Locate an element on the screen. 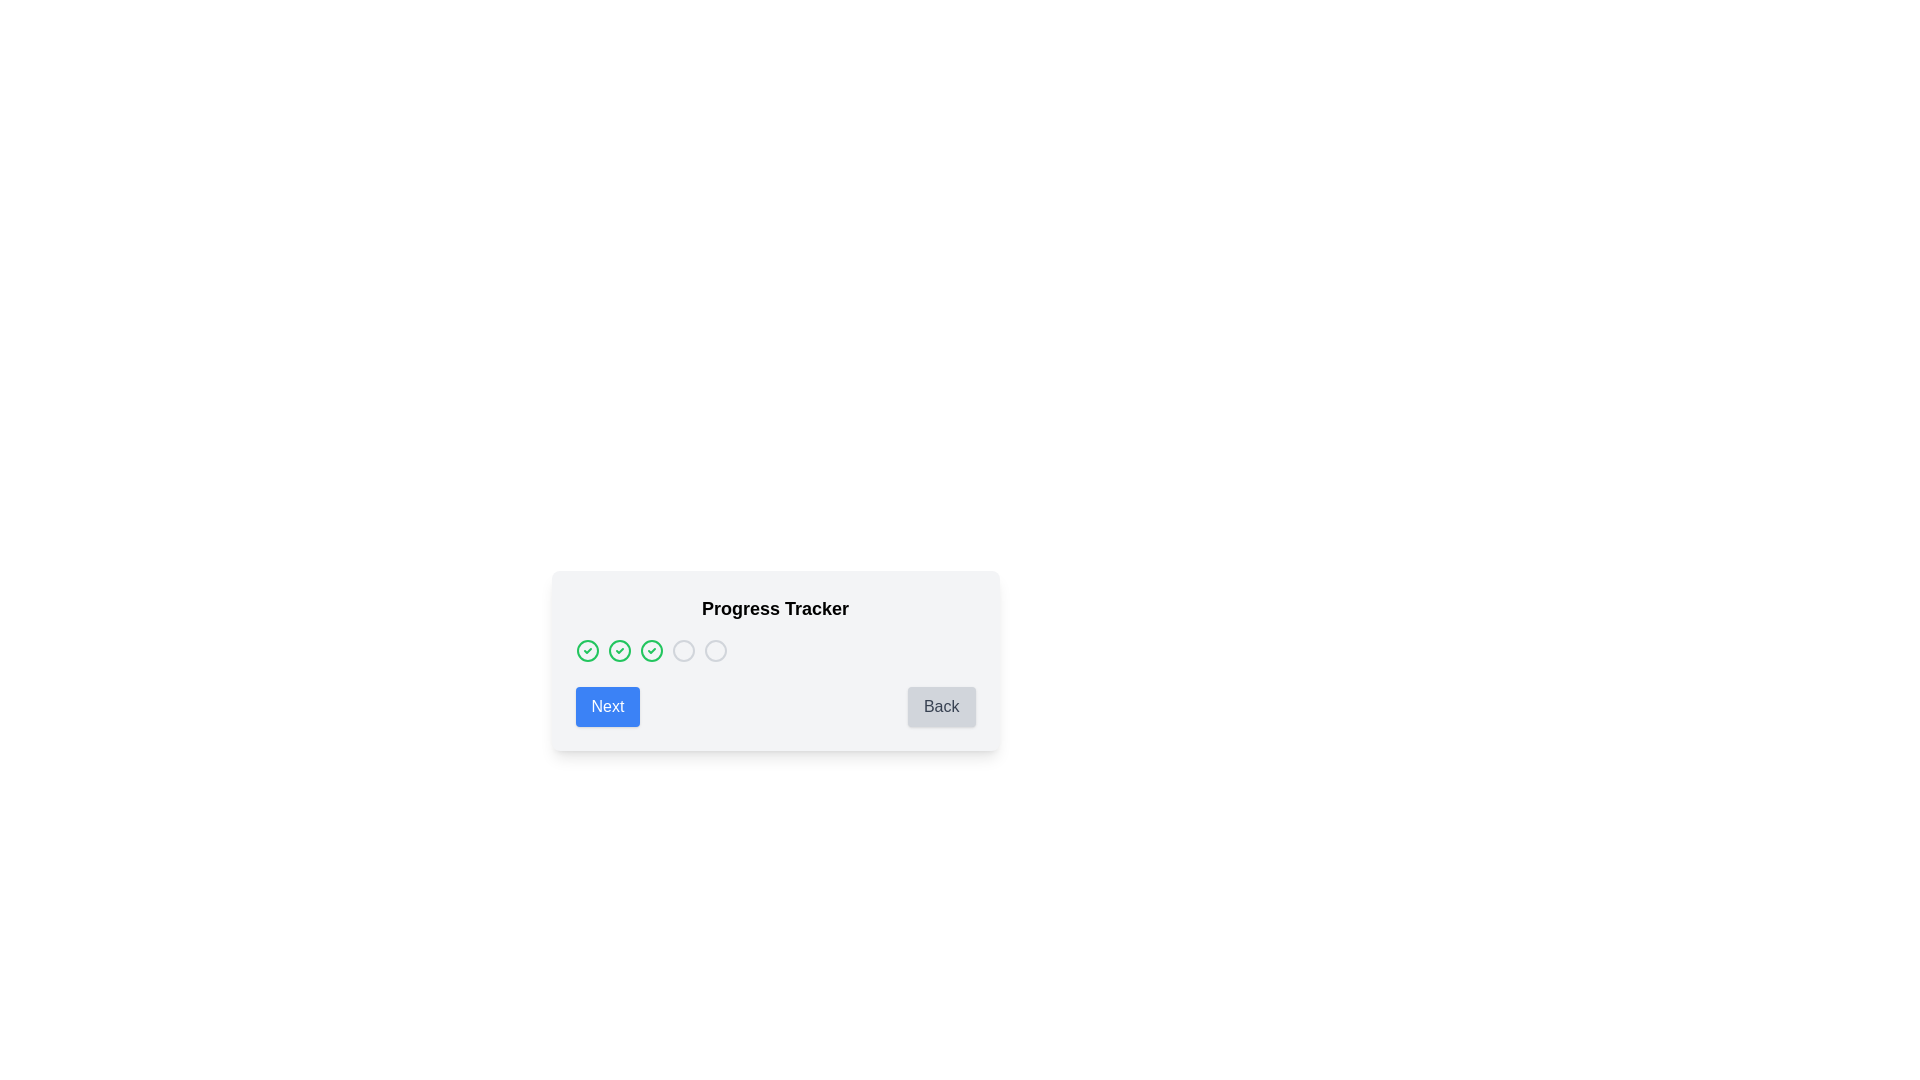 This screenshot has width=1920, height=1080. the rectangular 'Next' button with white text on a blue background, located at the bottom-left of the progress-tracking card is located at coordinates (606, 705).